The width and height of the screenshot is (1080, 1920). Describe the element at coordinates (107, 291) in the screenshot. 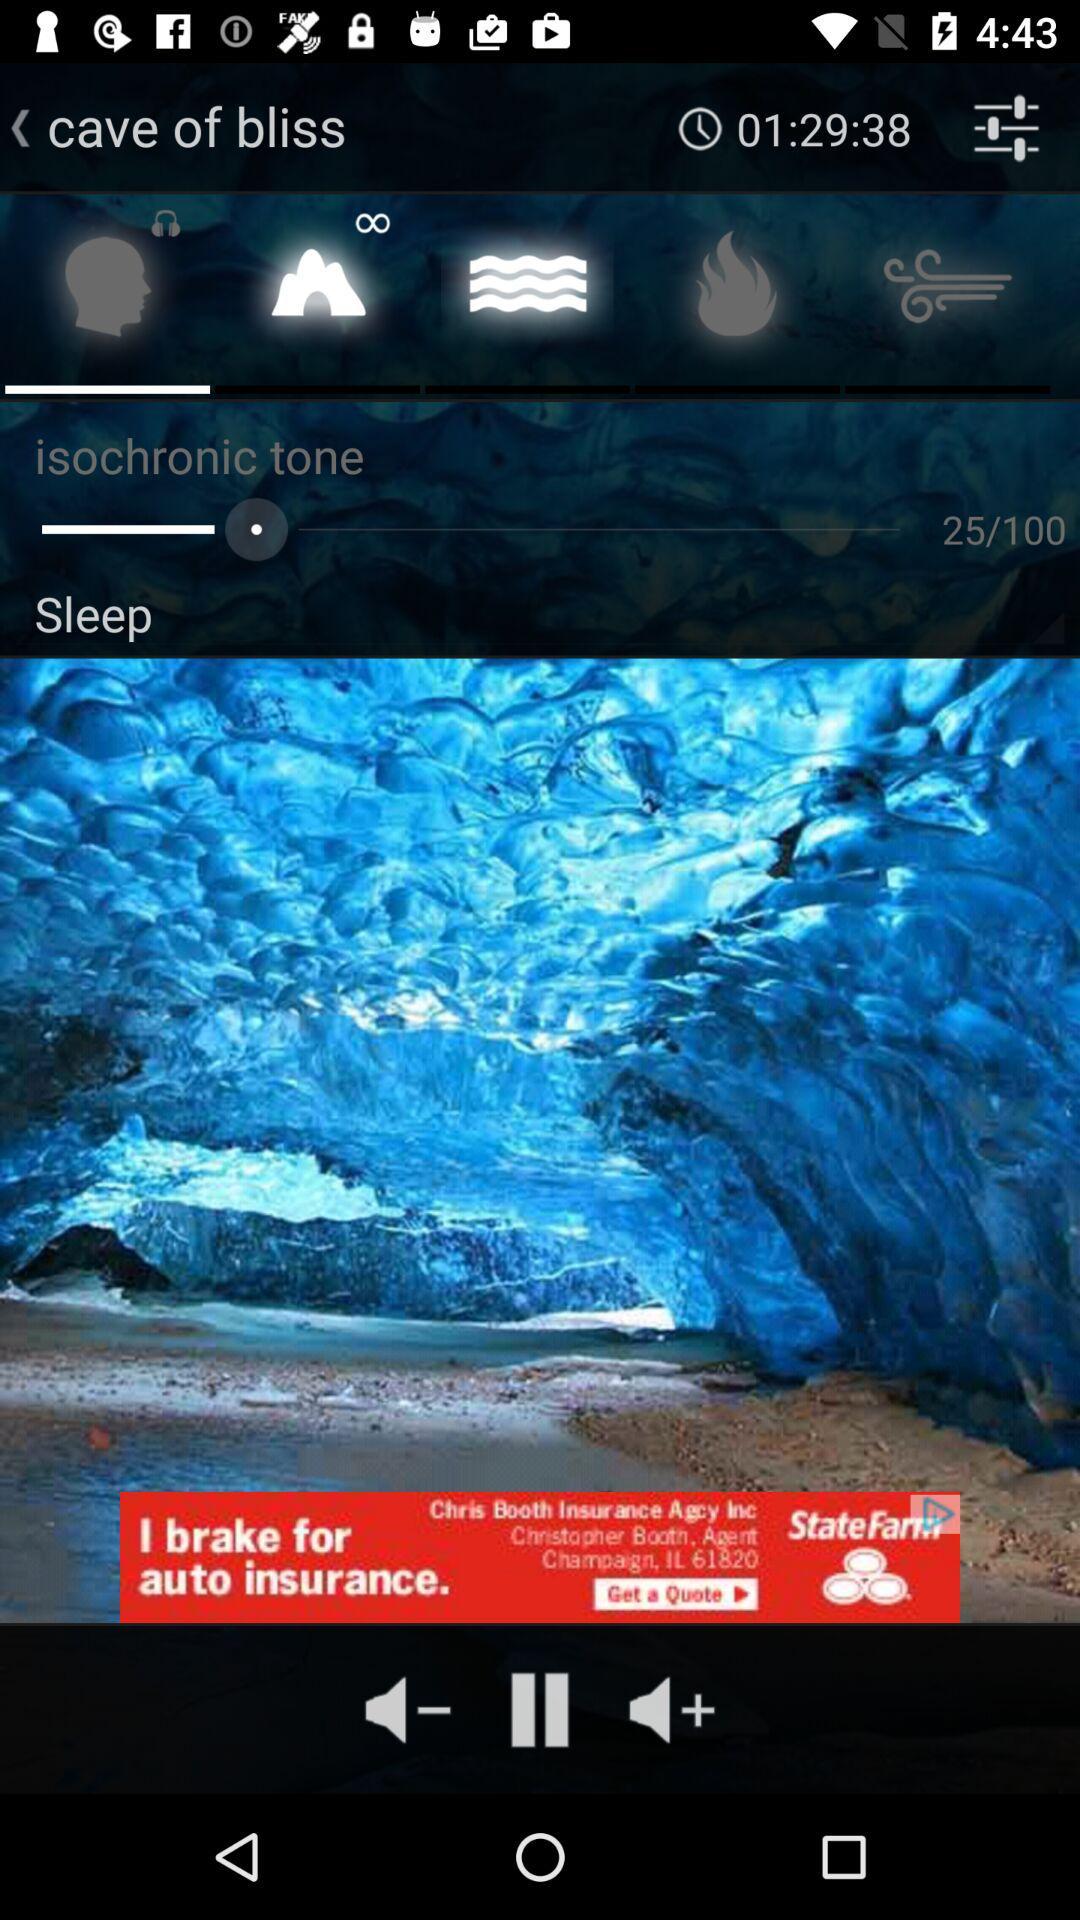

I see `the notifications icon` at that location.